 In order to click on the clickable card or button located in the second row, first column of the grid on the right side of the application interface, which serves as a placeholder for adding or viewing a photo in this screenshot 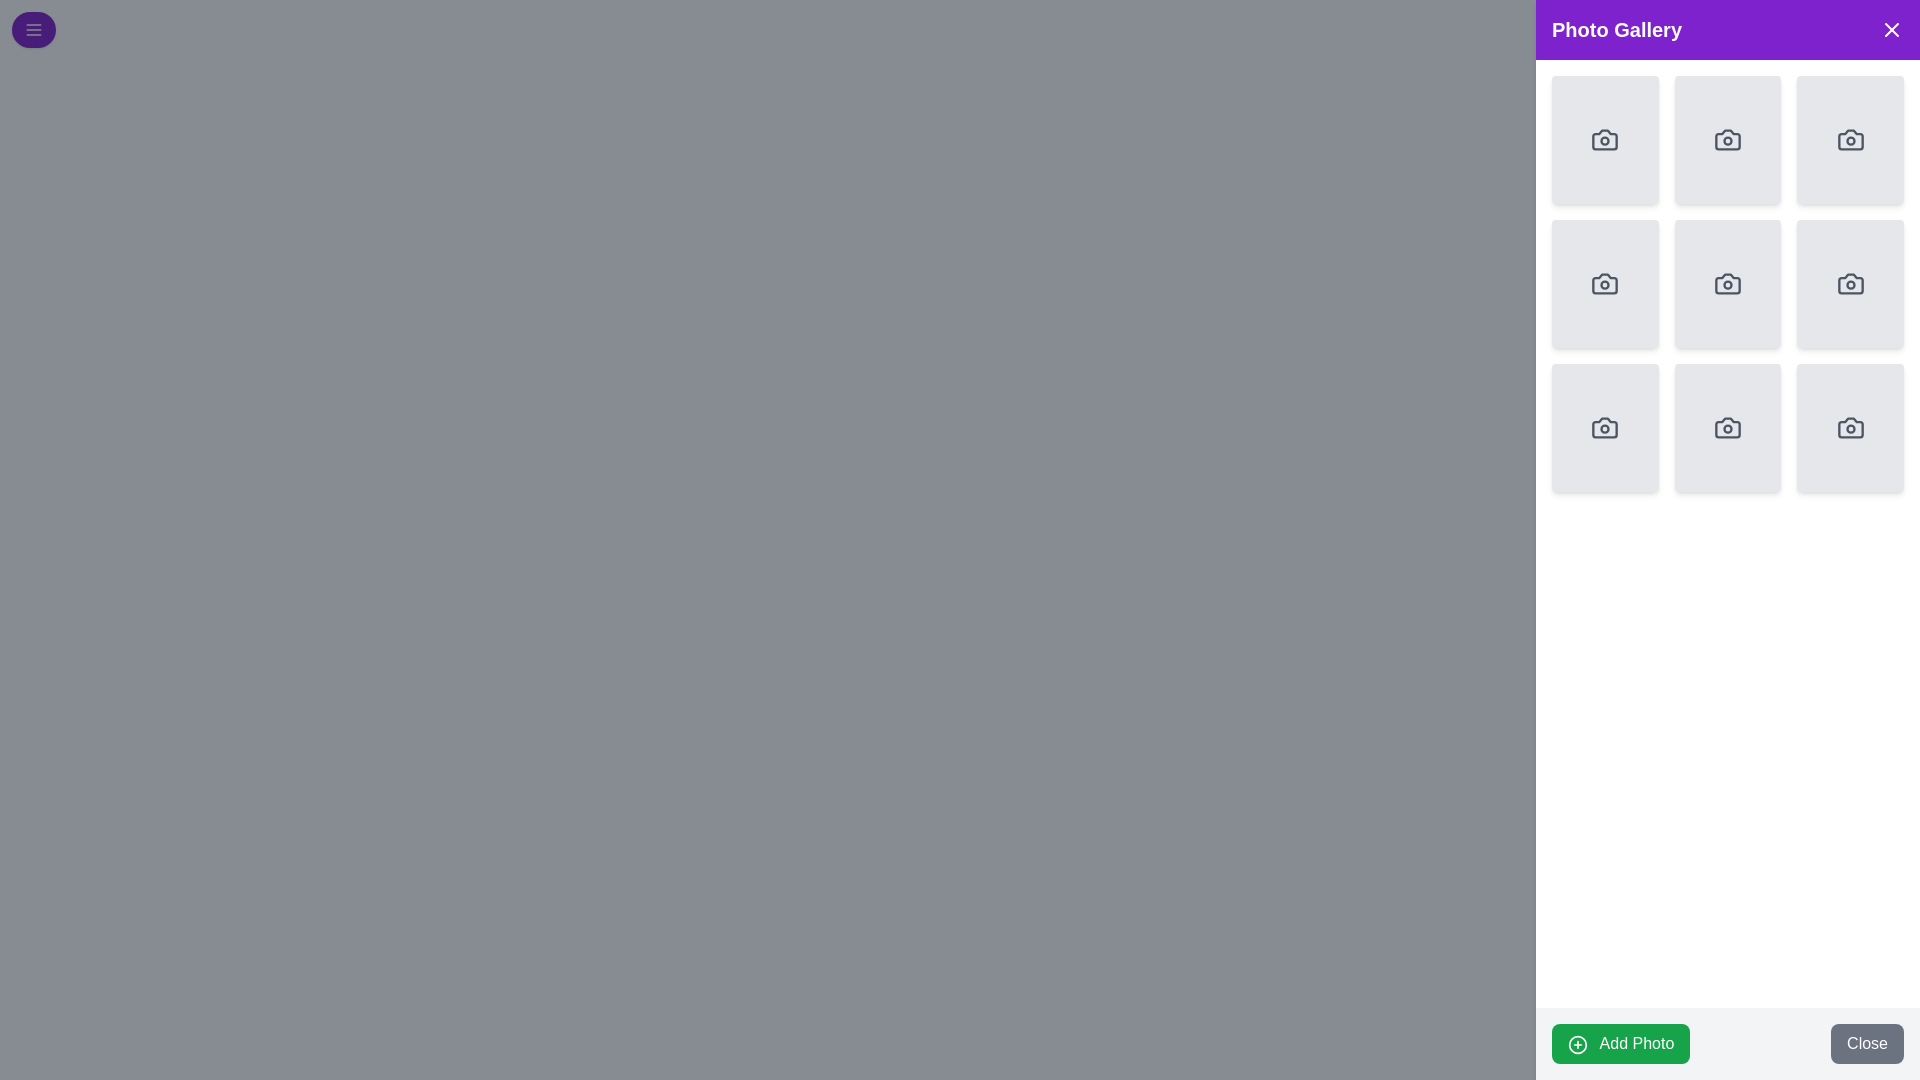, I will do `click(1605, 284)`.